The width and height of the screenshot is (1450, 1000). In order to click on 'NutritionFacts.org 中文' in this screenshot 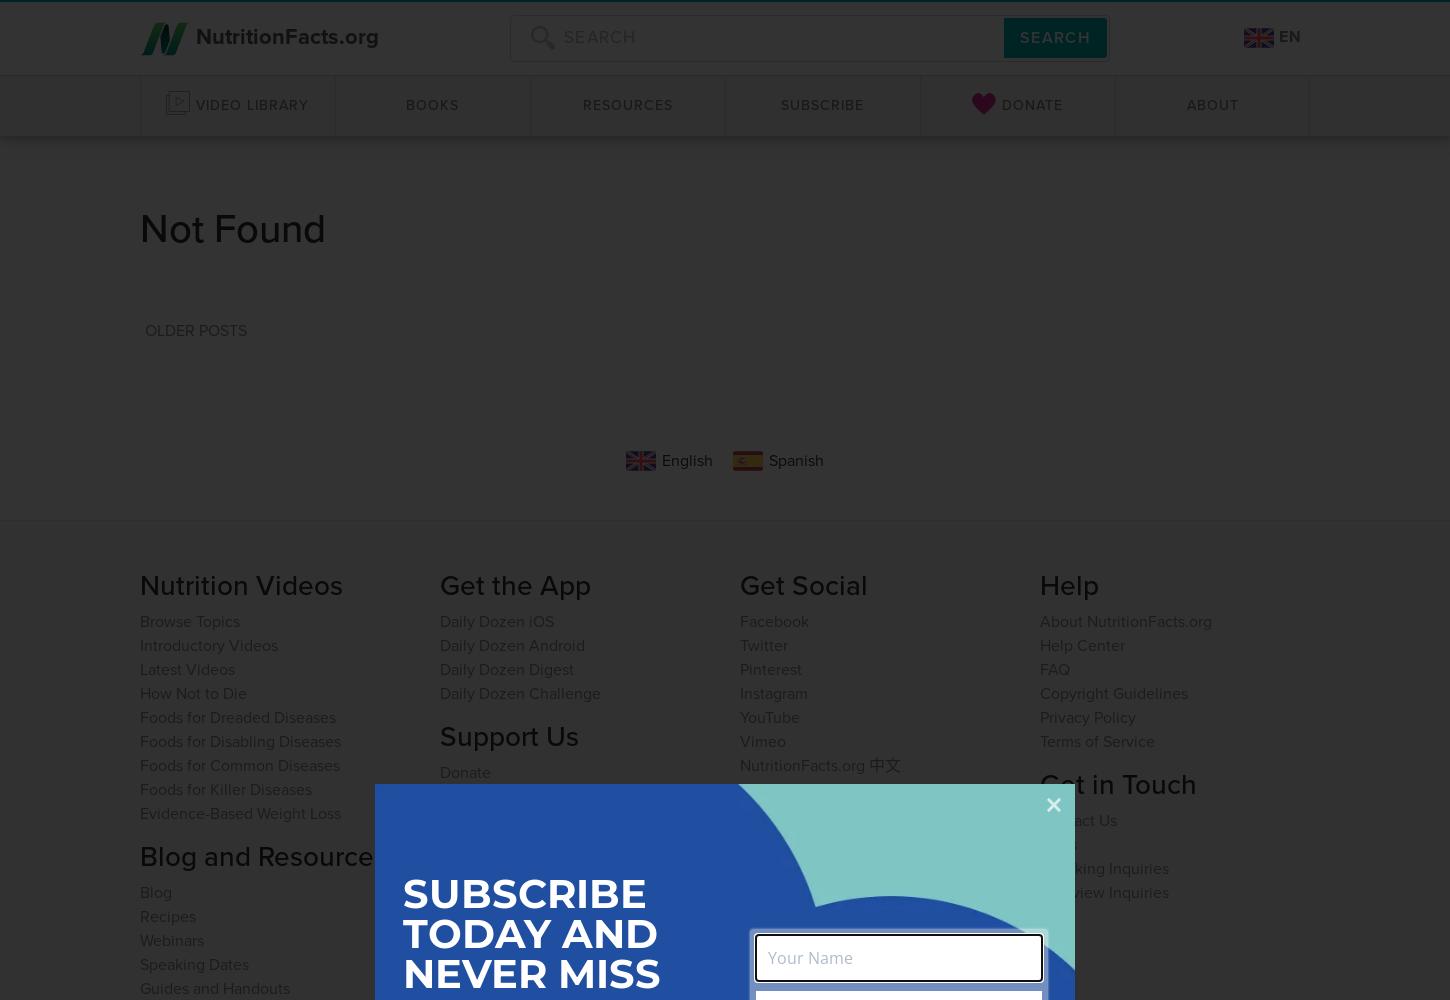, I will do `click(739, 764)`.